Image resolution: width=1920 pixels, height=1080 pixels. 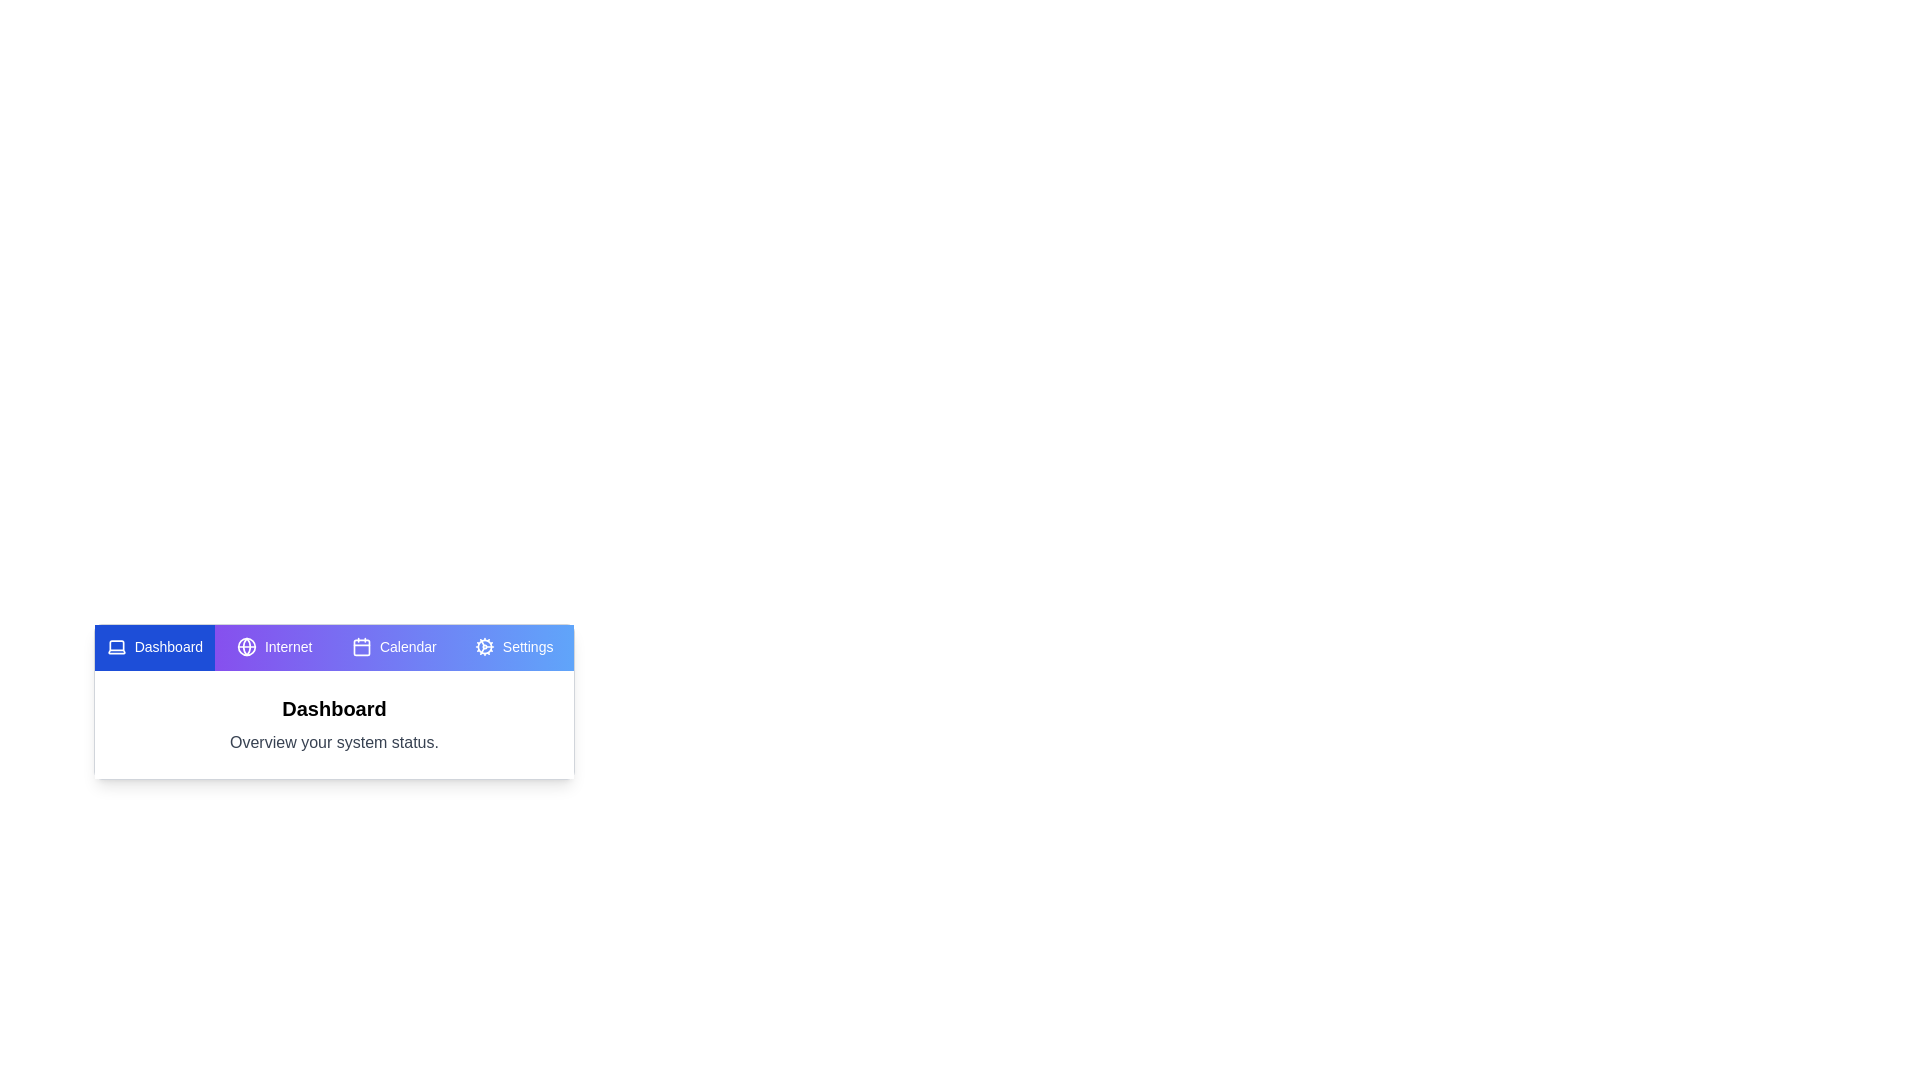 I want to click on the tab labeled Settings to view its content, so click(x=514, y=648).